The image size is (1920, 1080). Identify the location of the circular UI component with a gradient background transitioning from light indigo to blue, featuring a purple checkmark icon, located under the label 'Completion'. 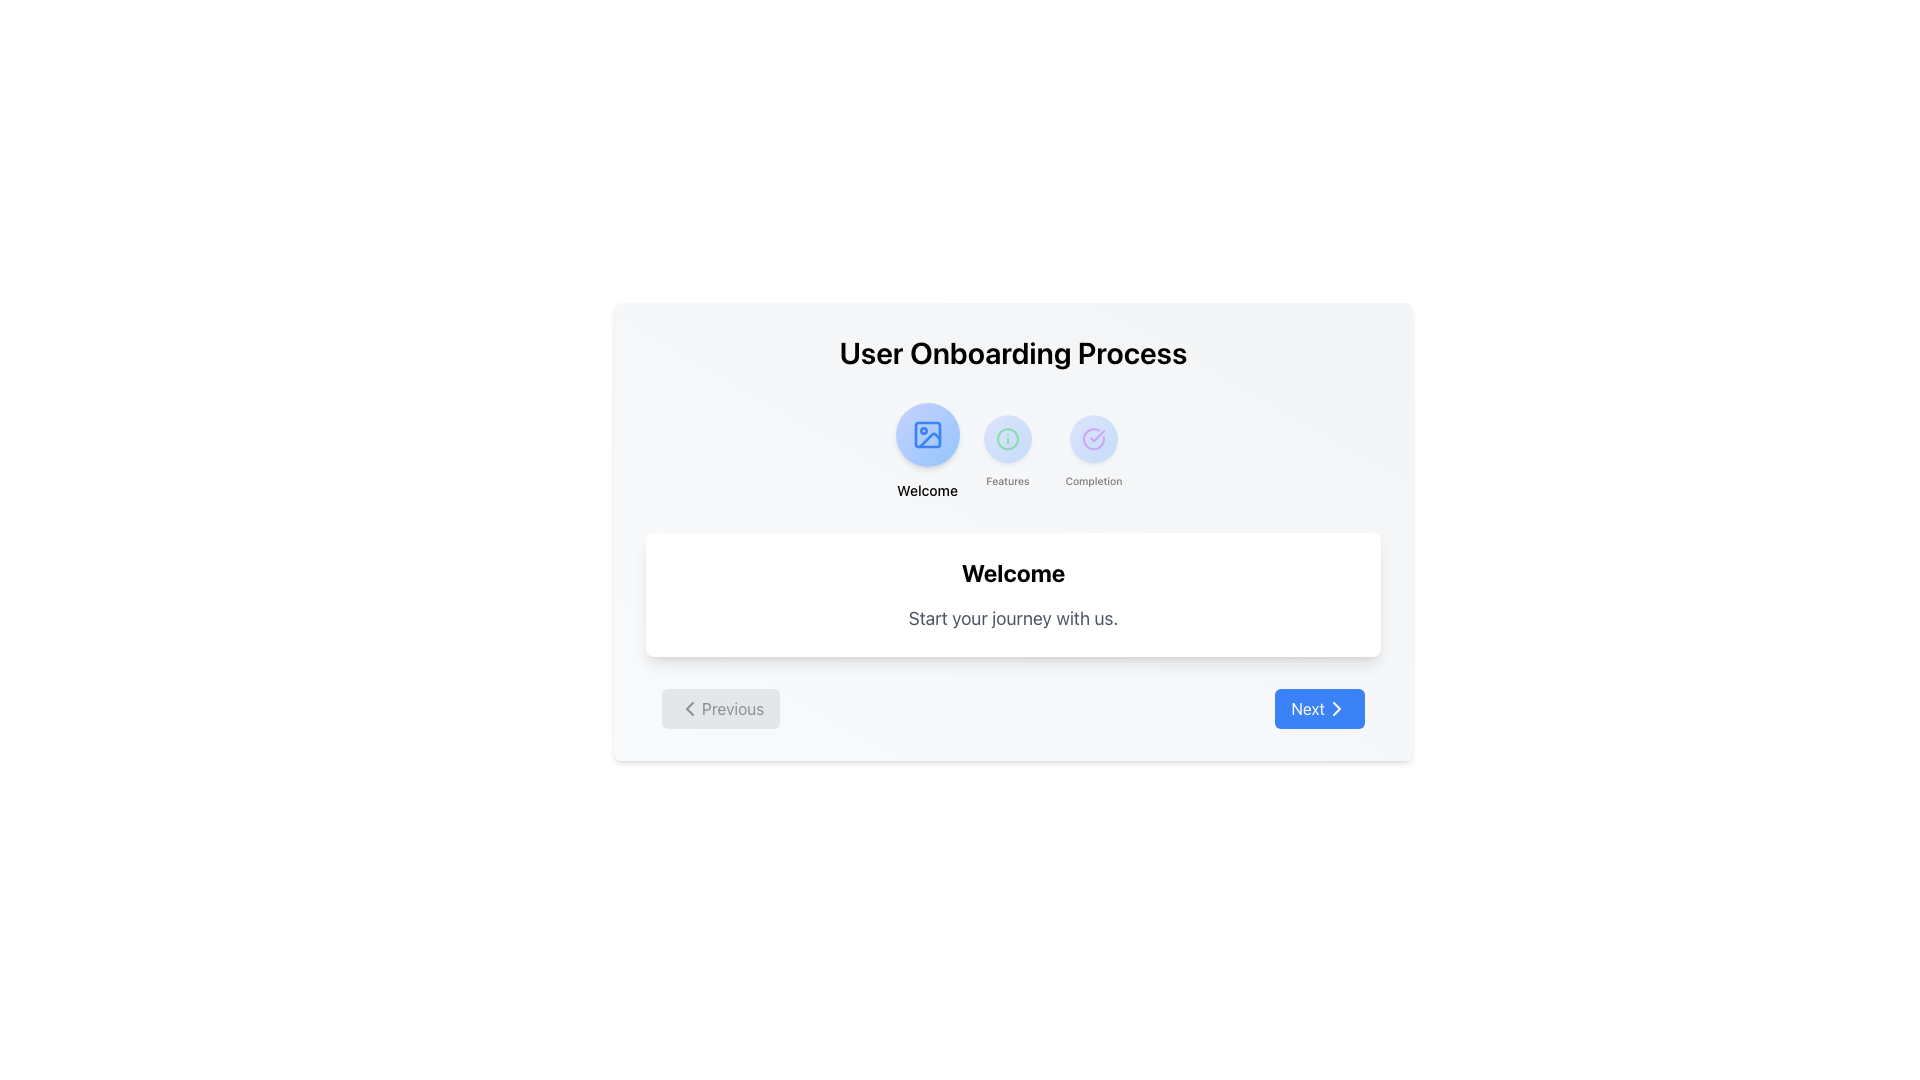
(1092, 438).